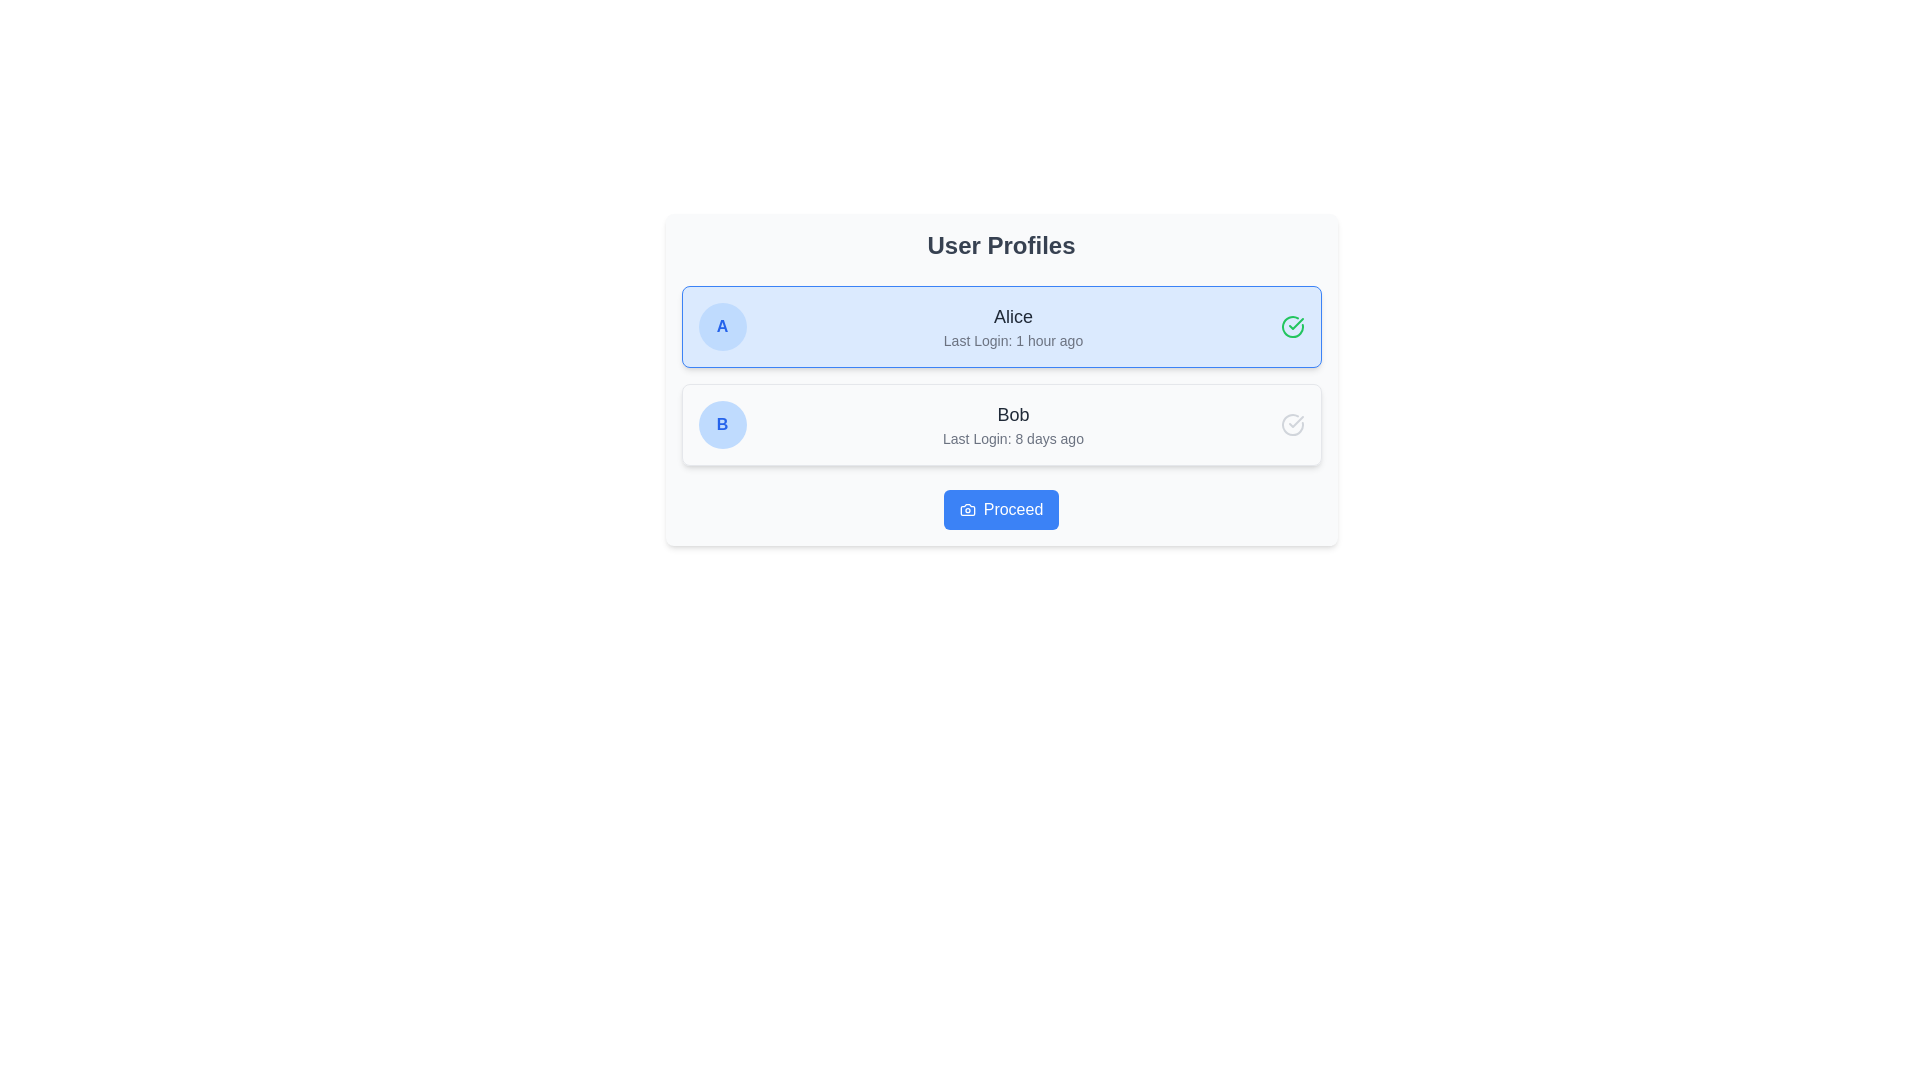 The image size is (1920, 1080). What do you see at coordinates (1013, 423) in the screenshot?
I see `the text block displaying 'Bob' and 'Last Login: 8 days ago', located in the second profile card of the user profiles list` at bounding box center [1013, 423].